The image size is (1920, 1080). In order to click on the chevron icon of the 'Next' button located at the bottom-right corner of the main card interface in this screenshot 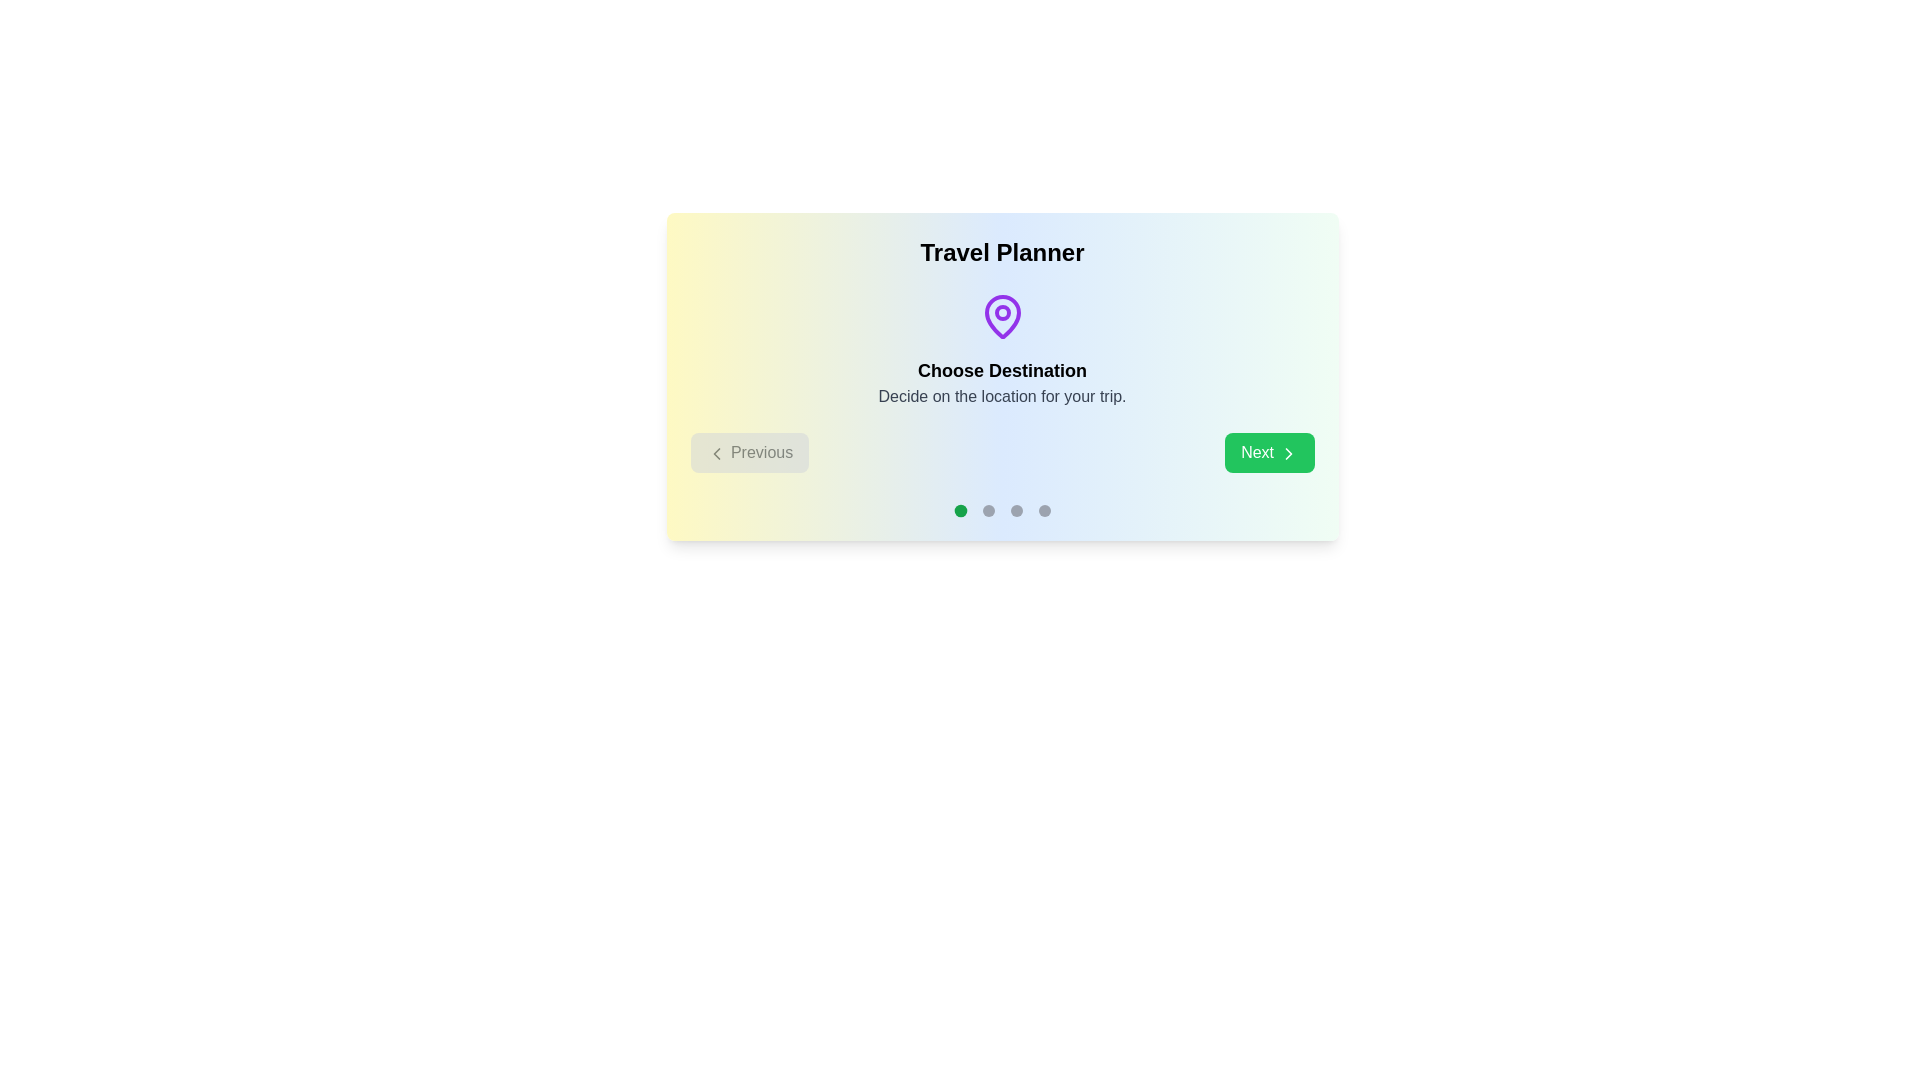, I will do `click(1288, 453)`.